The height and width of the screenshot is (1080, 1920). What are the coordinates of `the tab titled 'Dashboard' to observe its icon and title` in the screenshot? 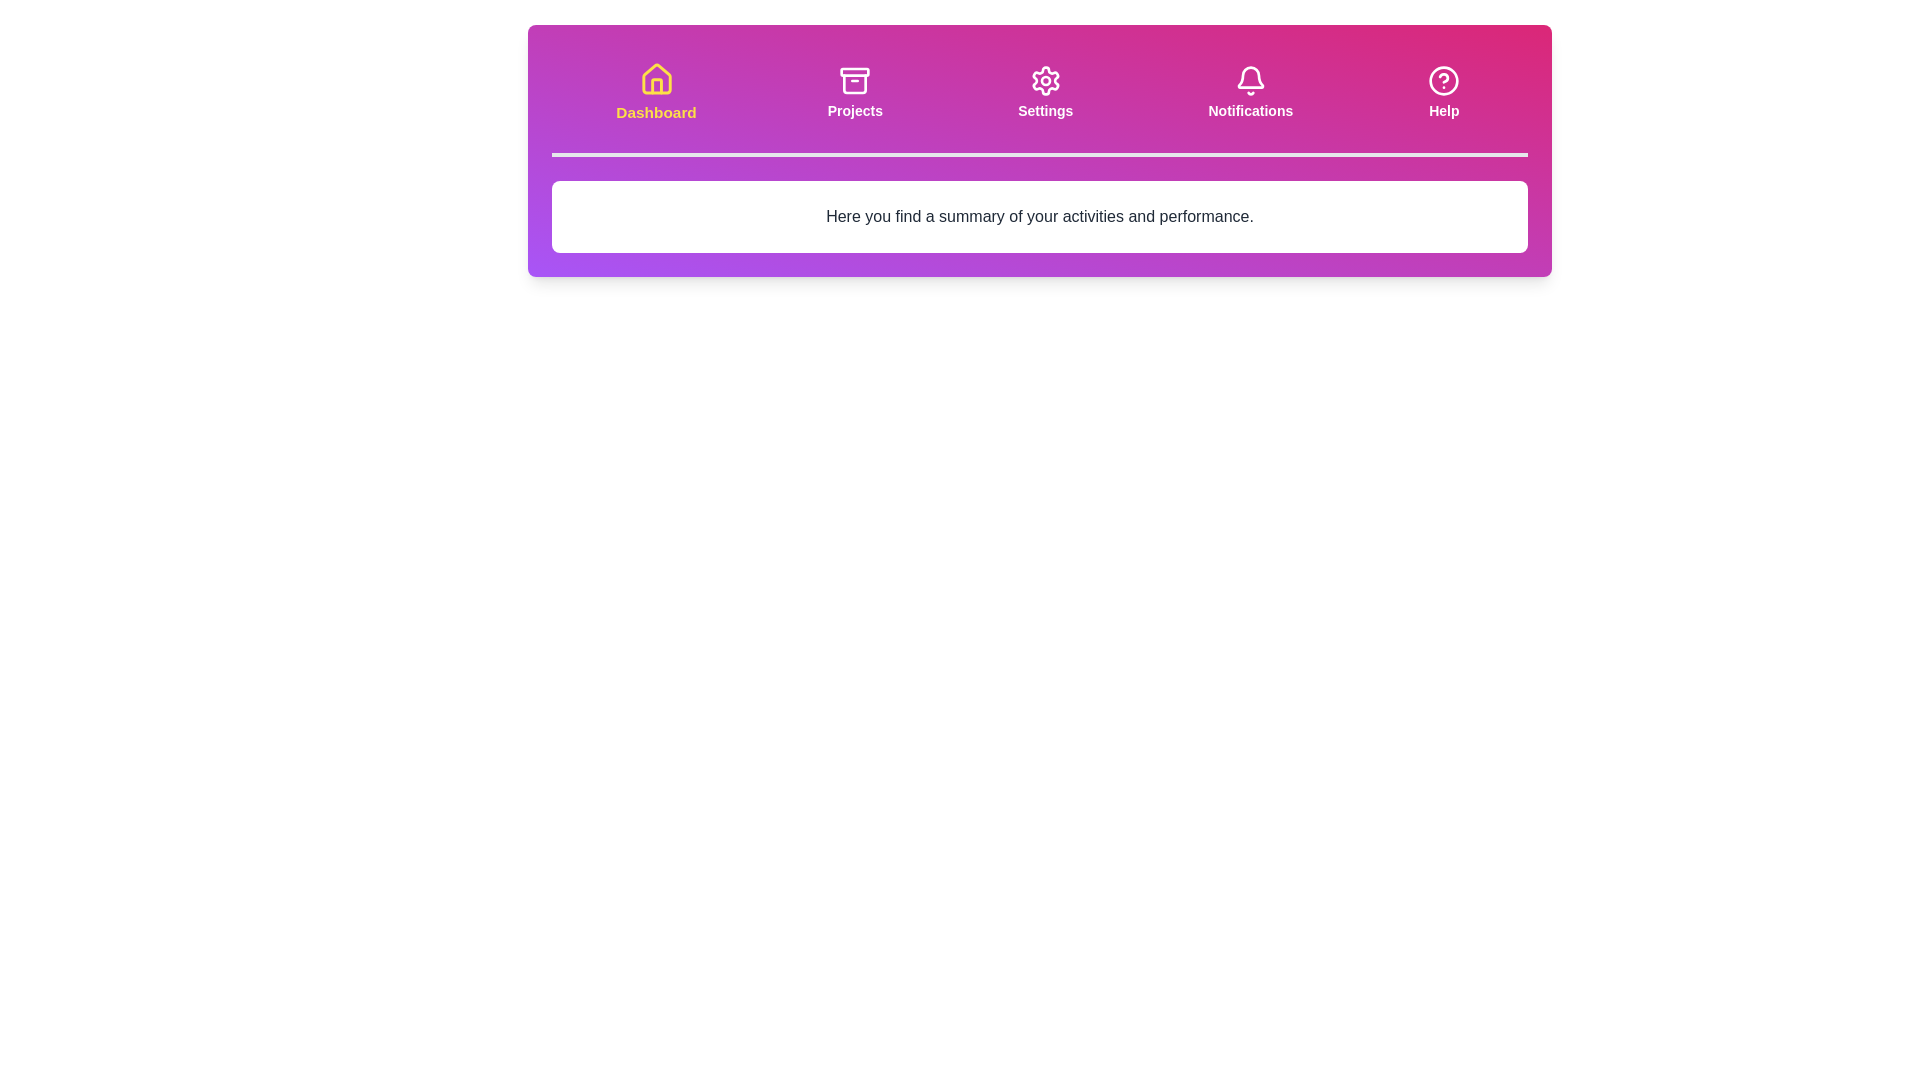 It's located at (656, 92).